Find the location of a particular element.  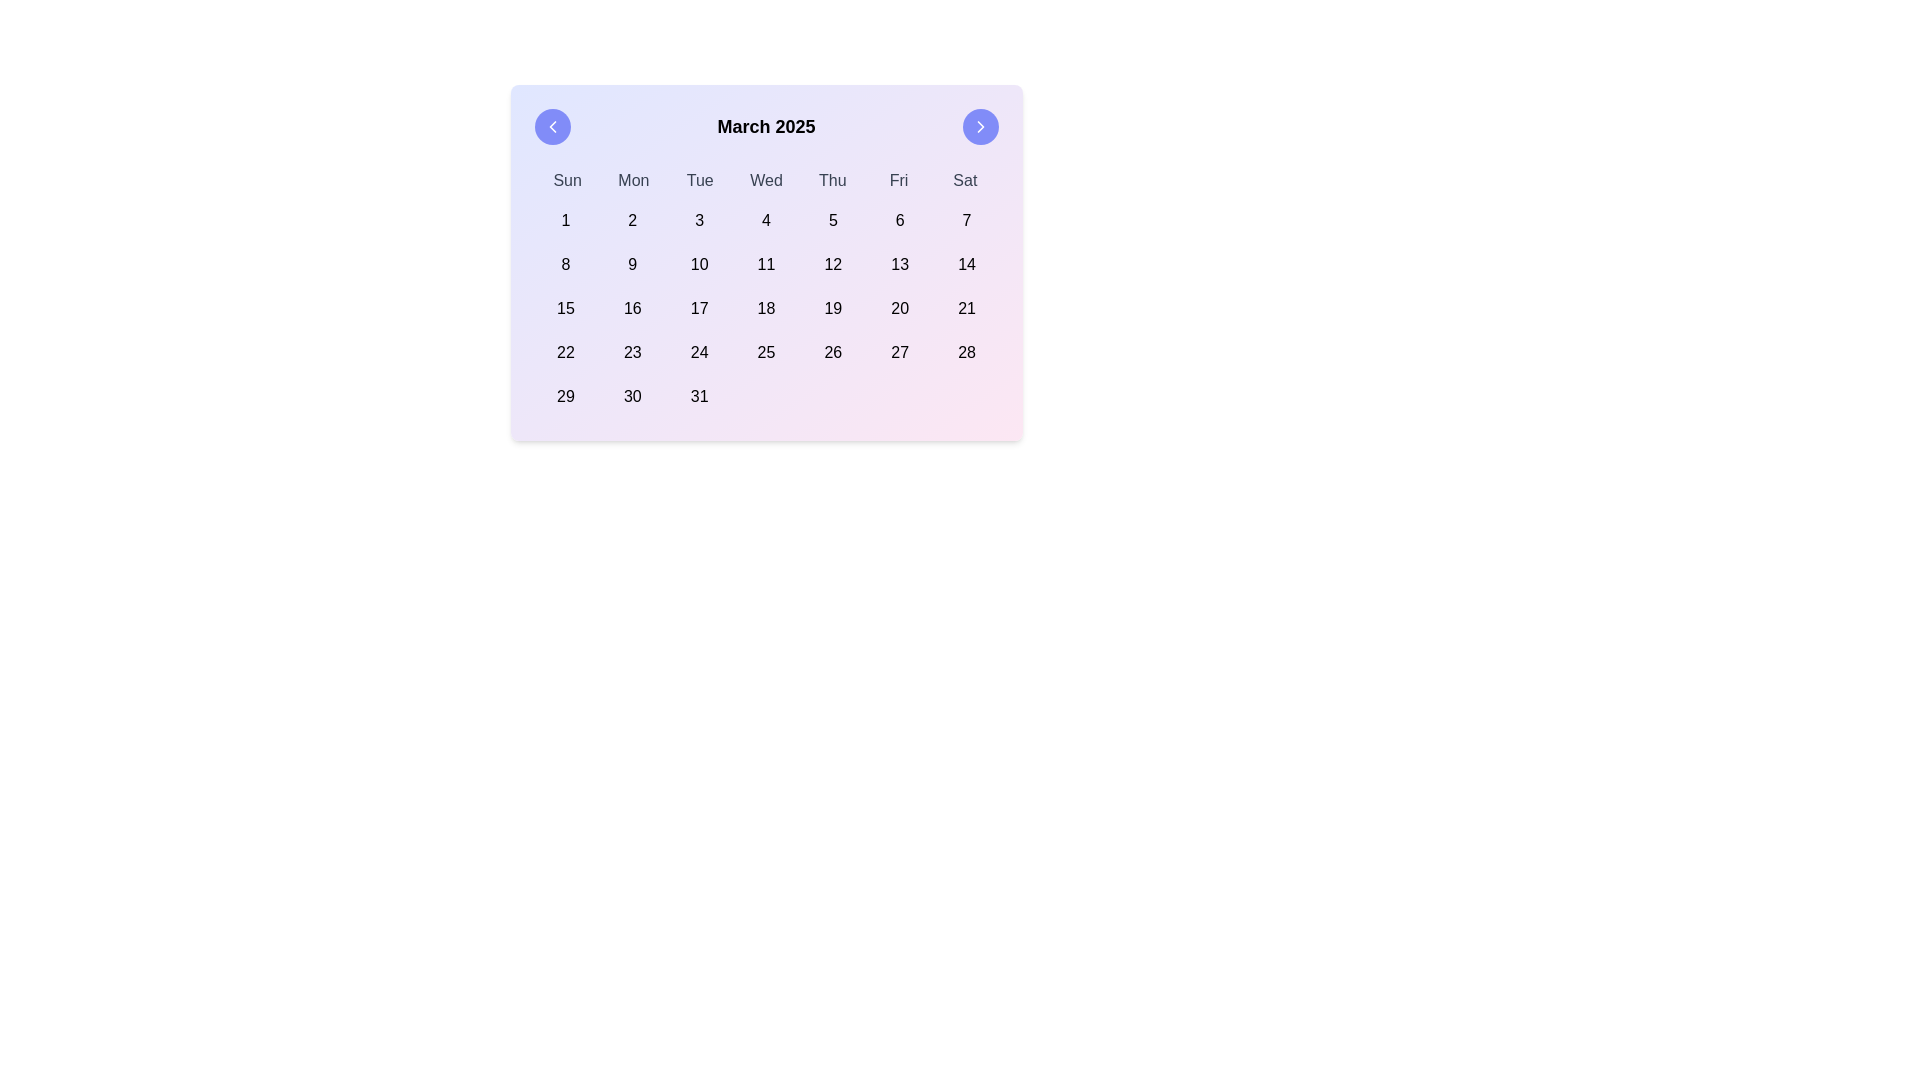

the text label displaying 'March 2025' which is centrally located in the top section of the calendar view, indicating the current view of the calendar is located at coordinates (765, 127).